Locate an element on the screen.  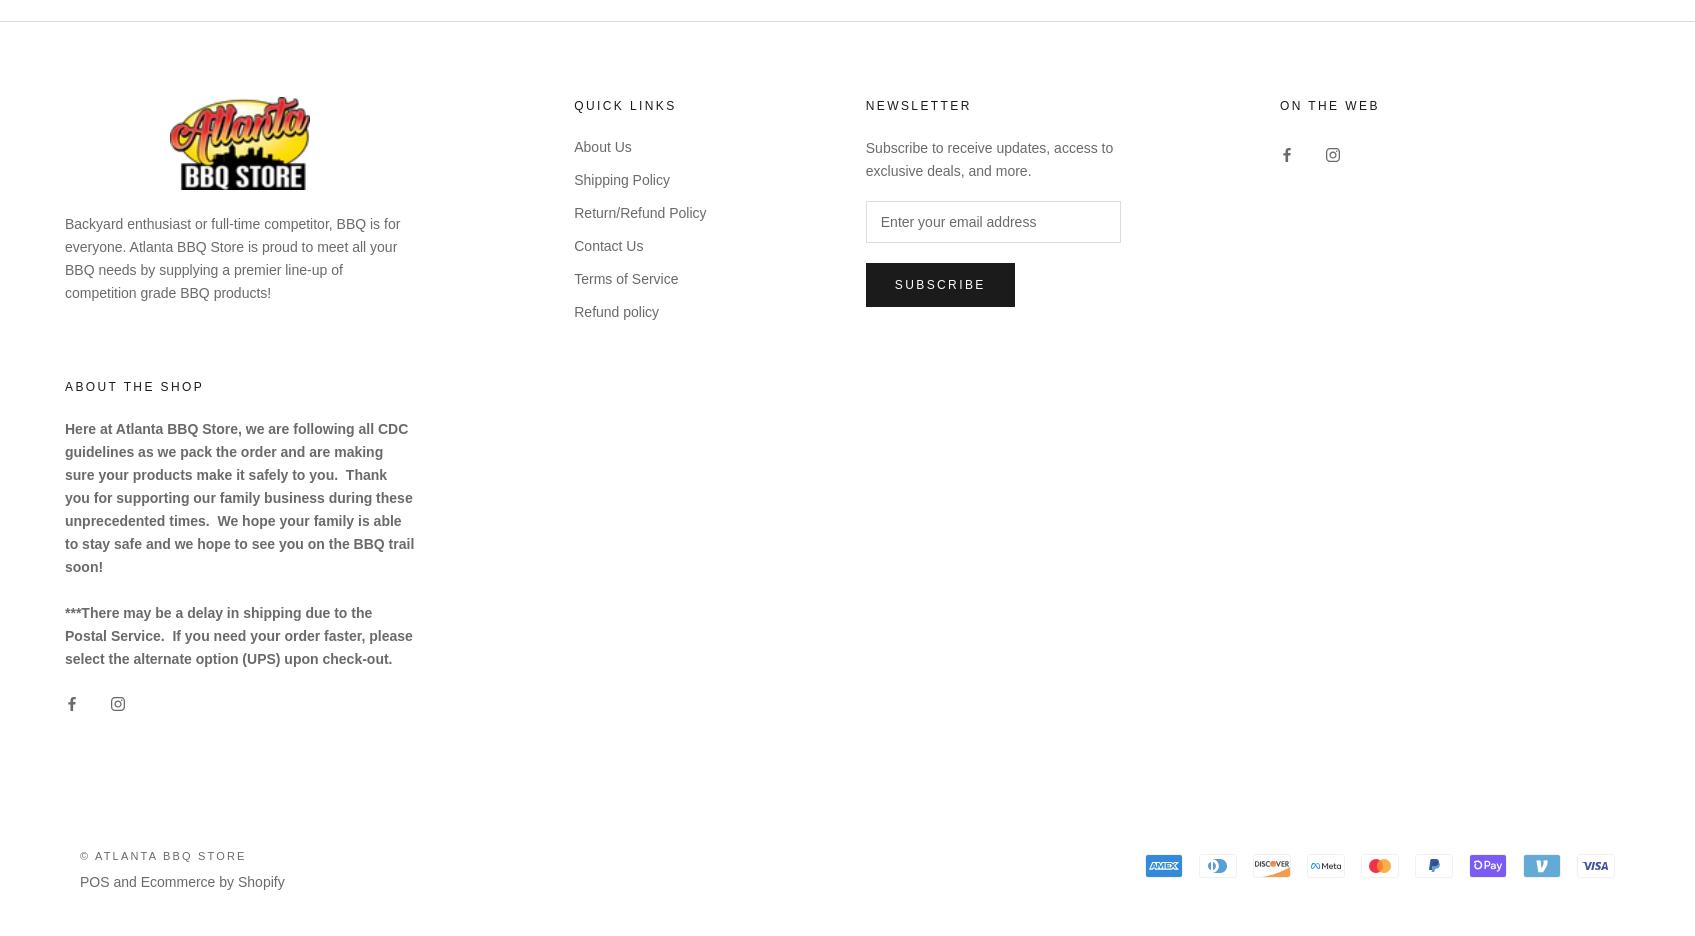
'Here at Atlanta BBQ Store, we are following all CDC guidelines as we pack the order and are making sure your products make it safely to you.  Thank you for supporting our family business during these unprecedented times.  We hope your family is able to stay safe and we hope to see you on the BBQ trail soon!' is located at coordinates (64, 496).